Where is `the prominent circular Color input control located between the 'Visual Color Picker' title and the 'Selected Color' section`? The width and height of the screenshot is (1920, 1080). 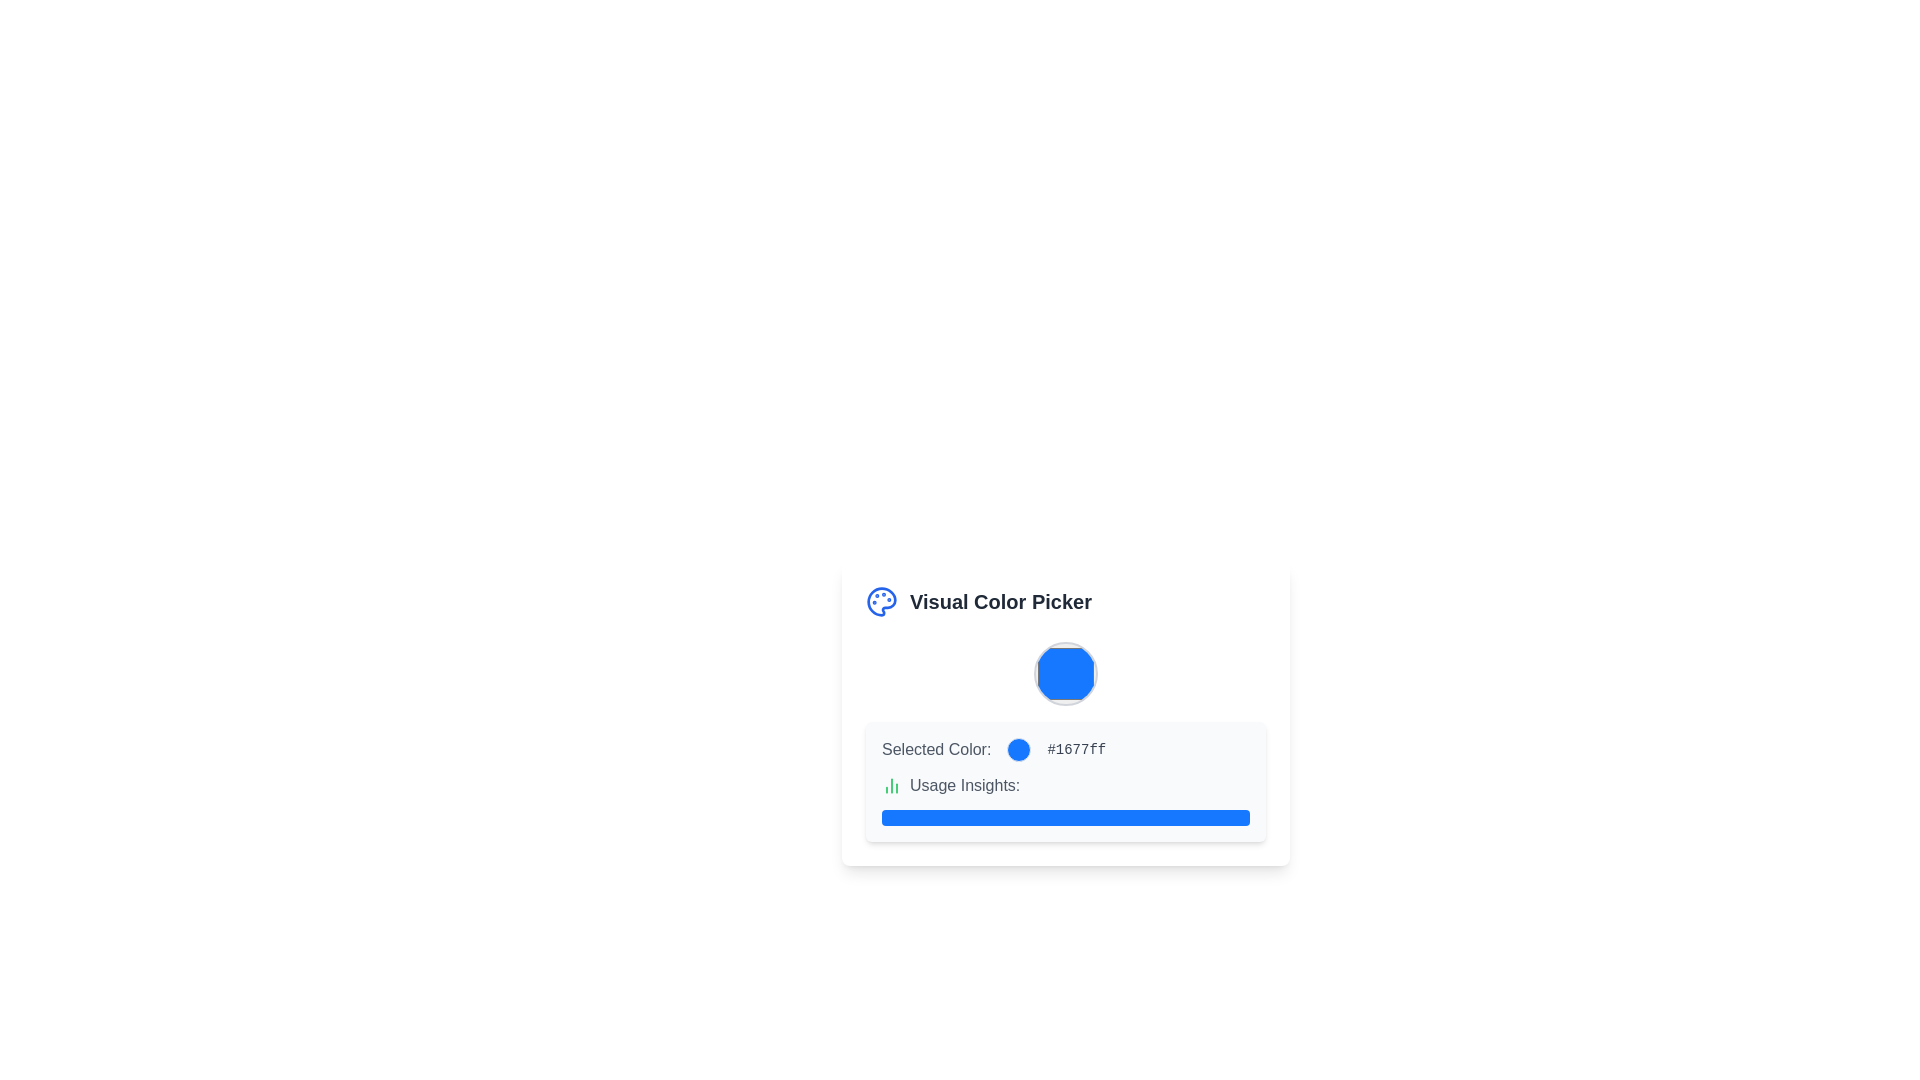 the prominent circular Color input control located between the 'Visual Color Picker' title and the 'Selected Color' section is located at coordinates (1064, 674).